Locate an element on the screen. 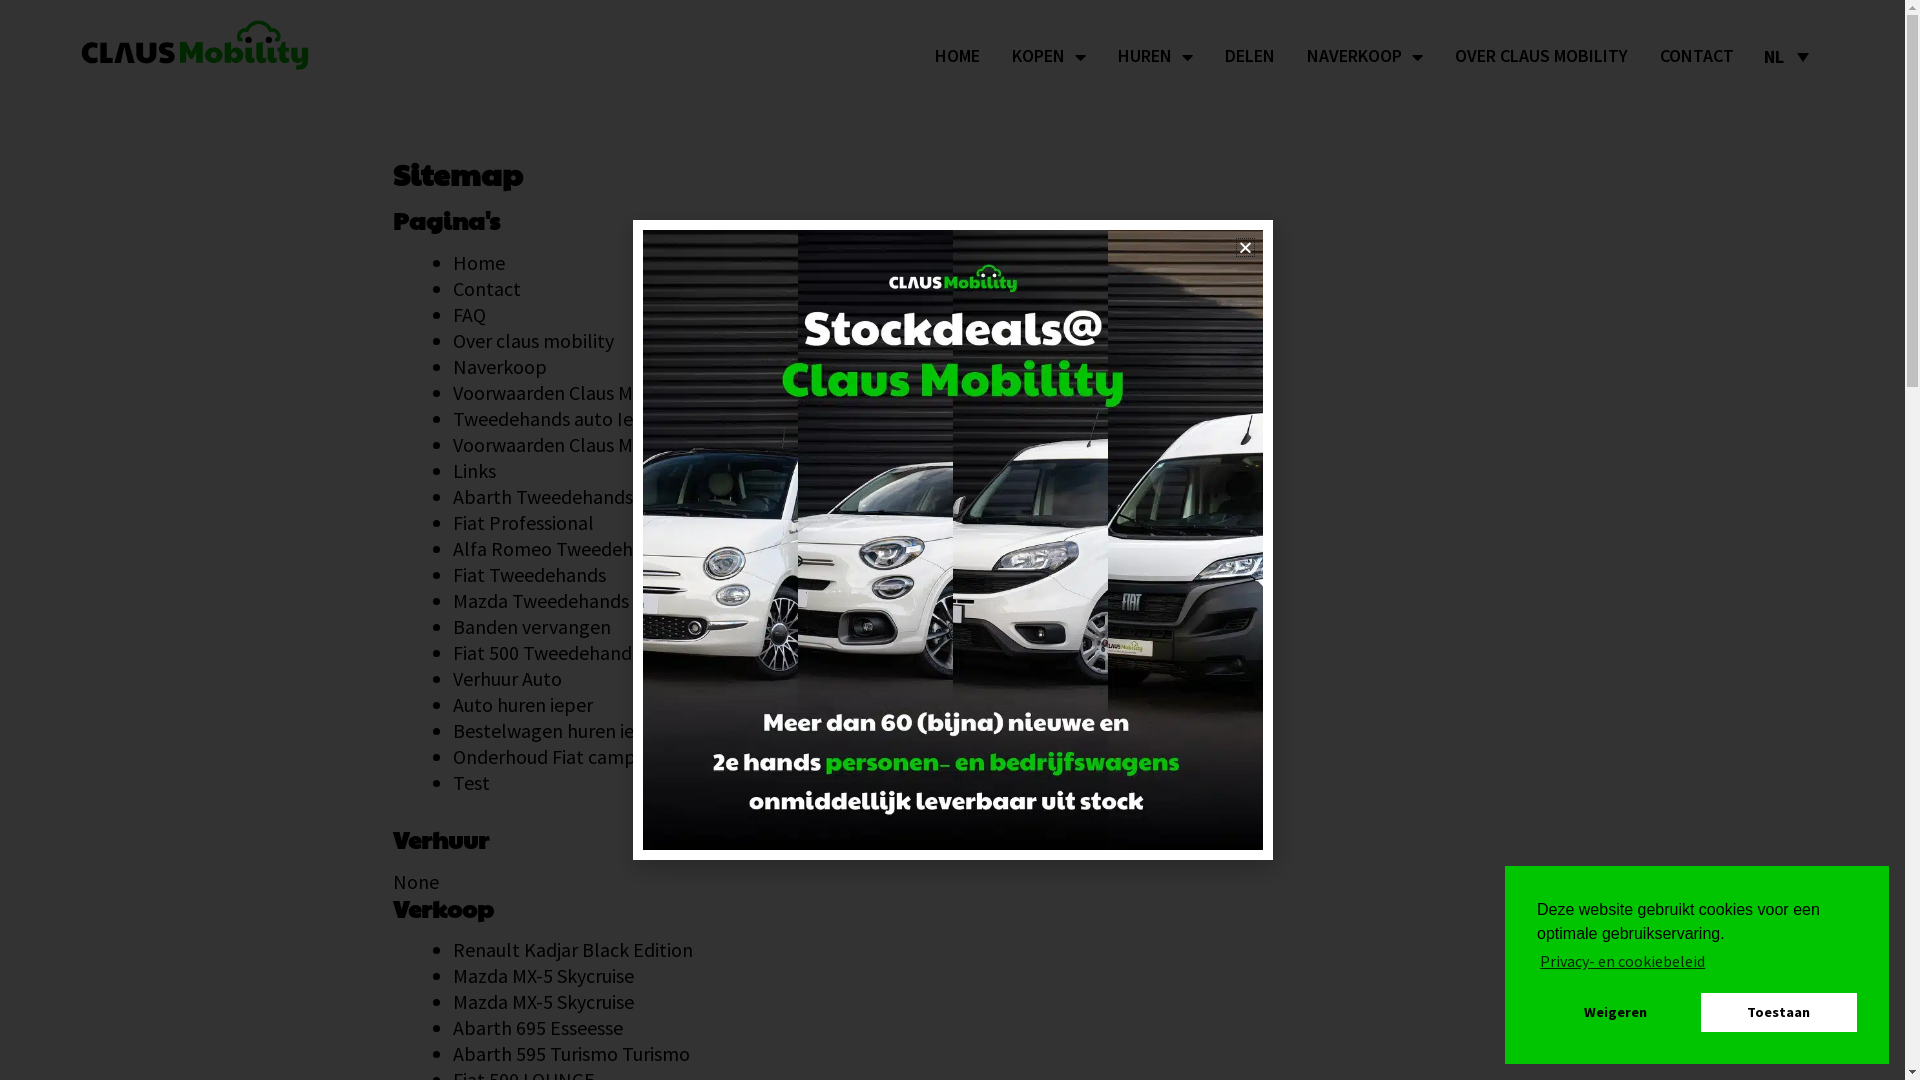  'HOME' is located at coordinates (934, 55).